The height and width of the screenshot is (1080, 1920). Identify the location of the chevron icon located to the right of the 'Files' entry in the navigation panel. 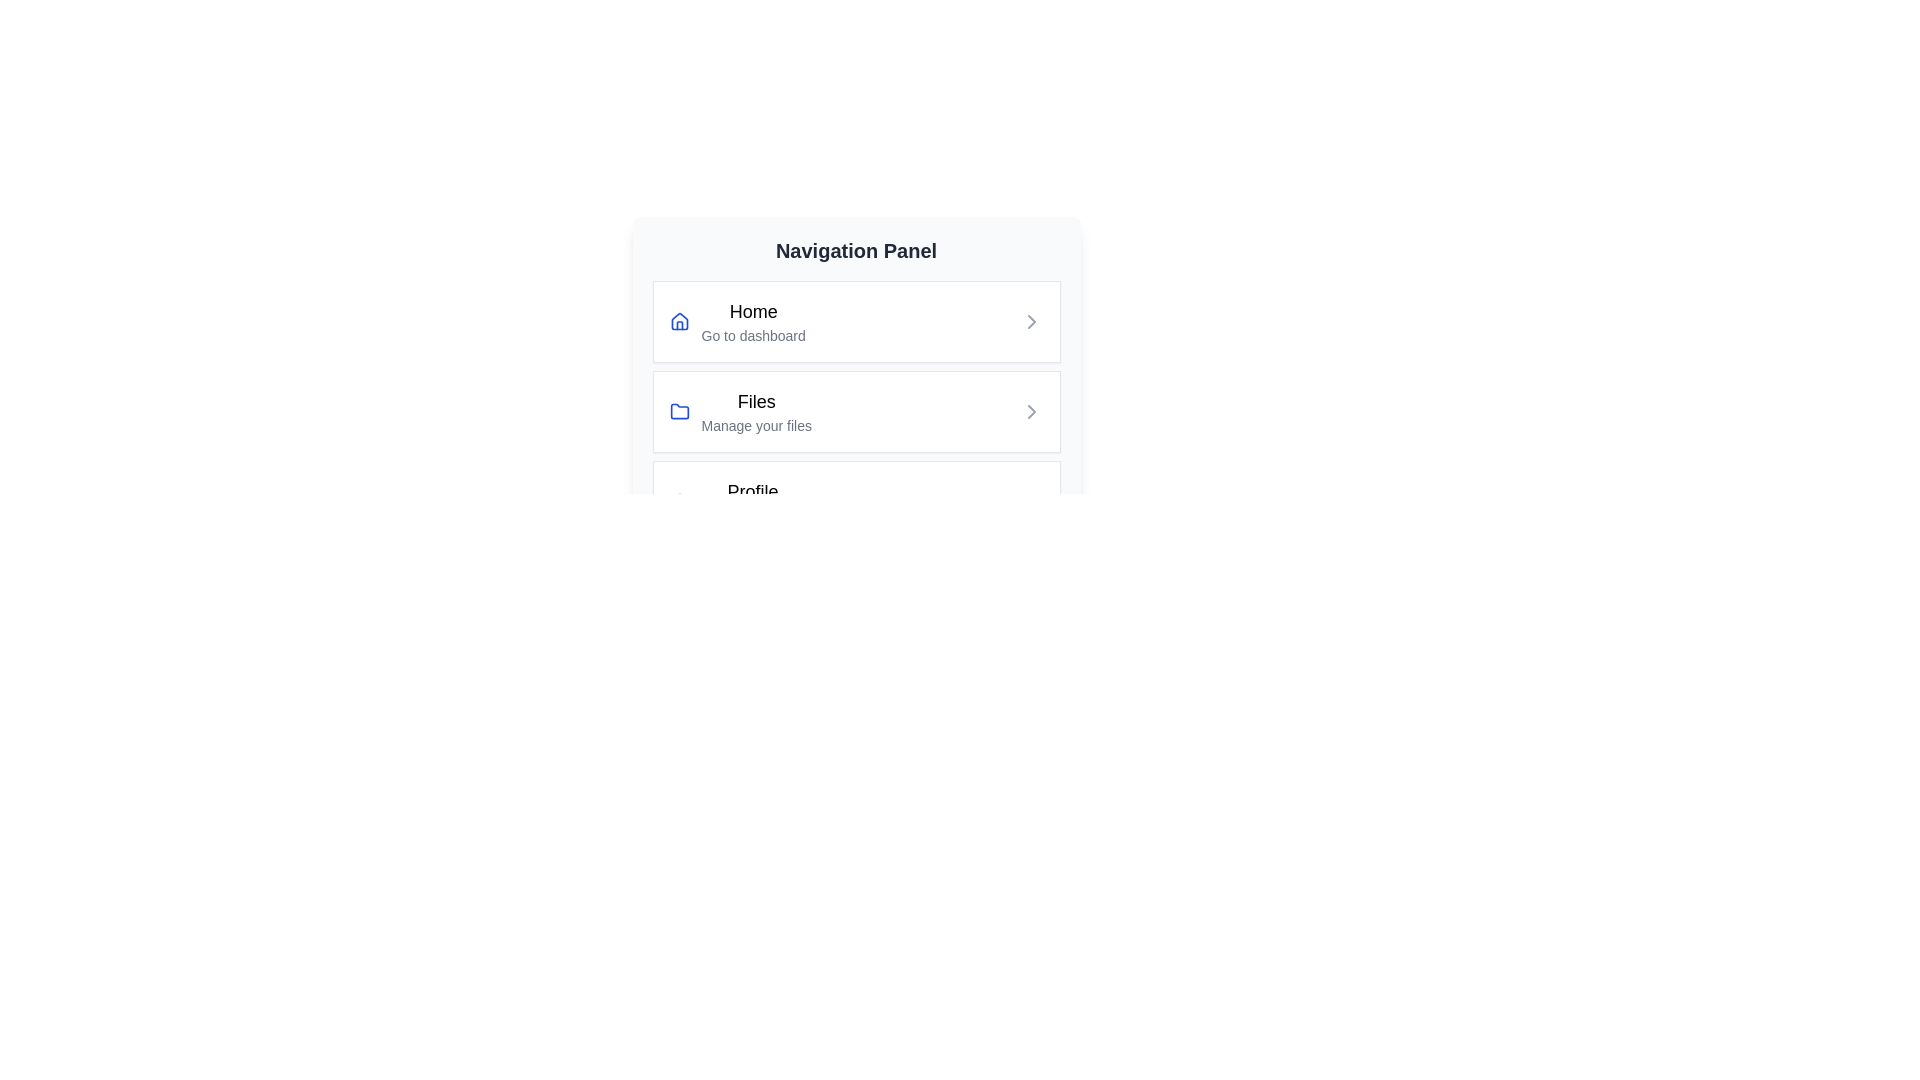
(1031, 411).